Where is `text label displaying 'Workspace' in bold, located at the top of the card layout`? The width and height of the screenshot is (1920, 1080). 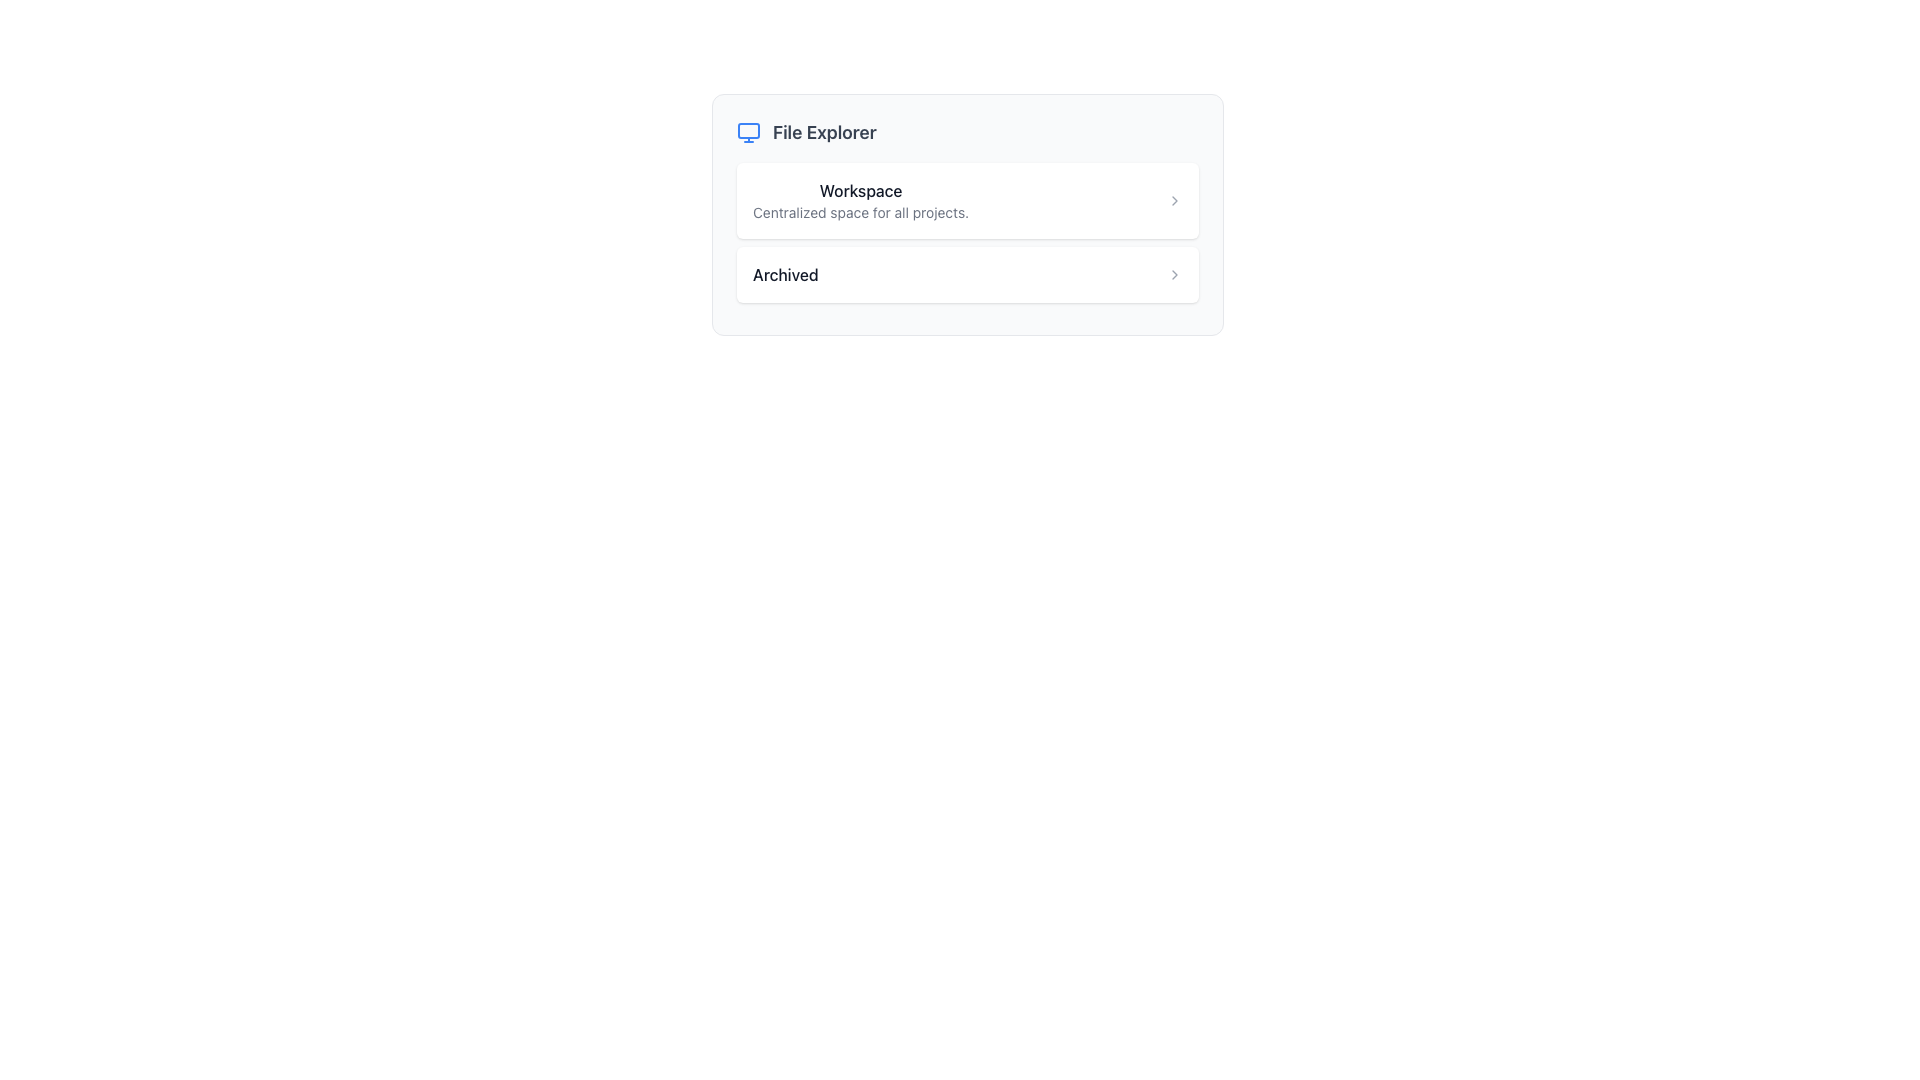 text label displaying 'Workspace' in bold, located at the top of the card layout is located at coordinates (861, 191).